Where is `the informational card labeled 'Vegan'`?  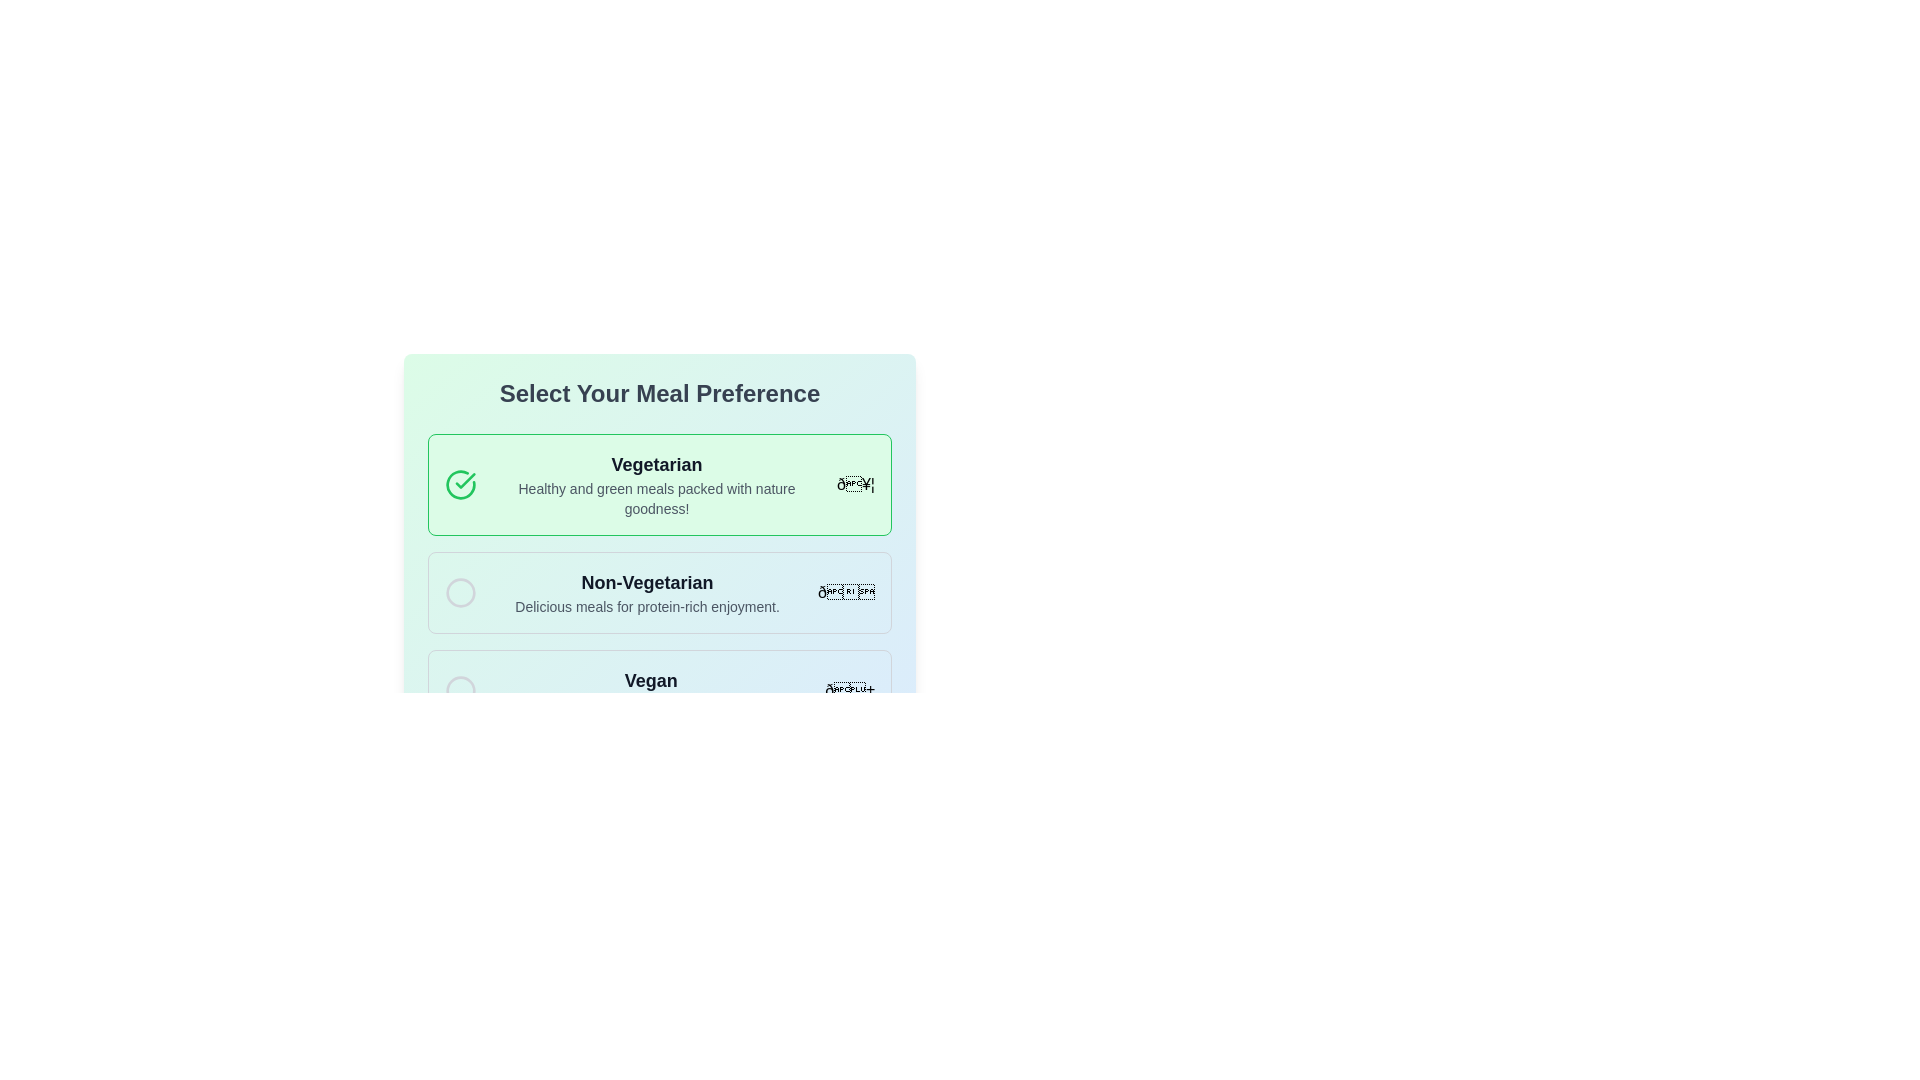 the informational card labeled 'Vegan' is located at coordinates (660, 689).